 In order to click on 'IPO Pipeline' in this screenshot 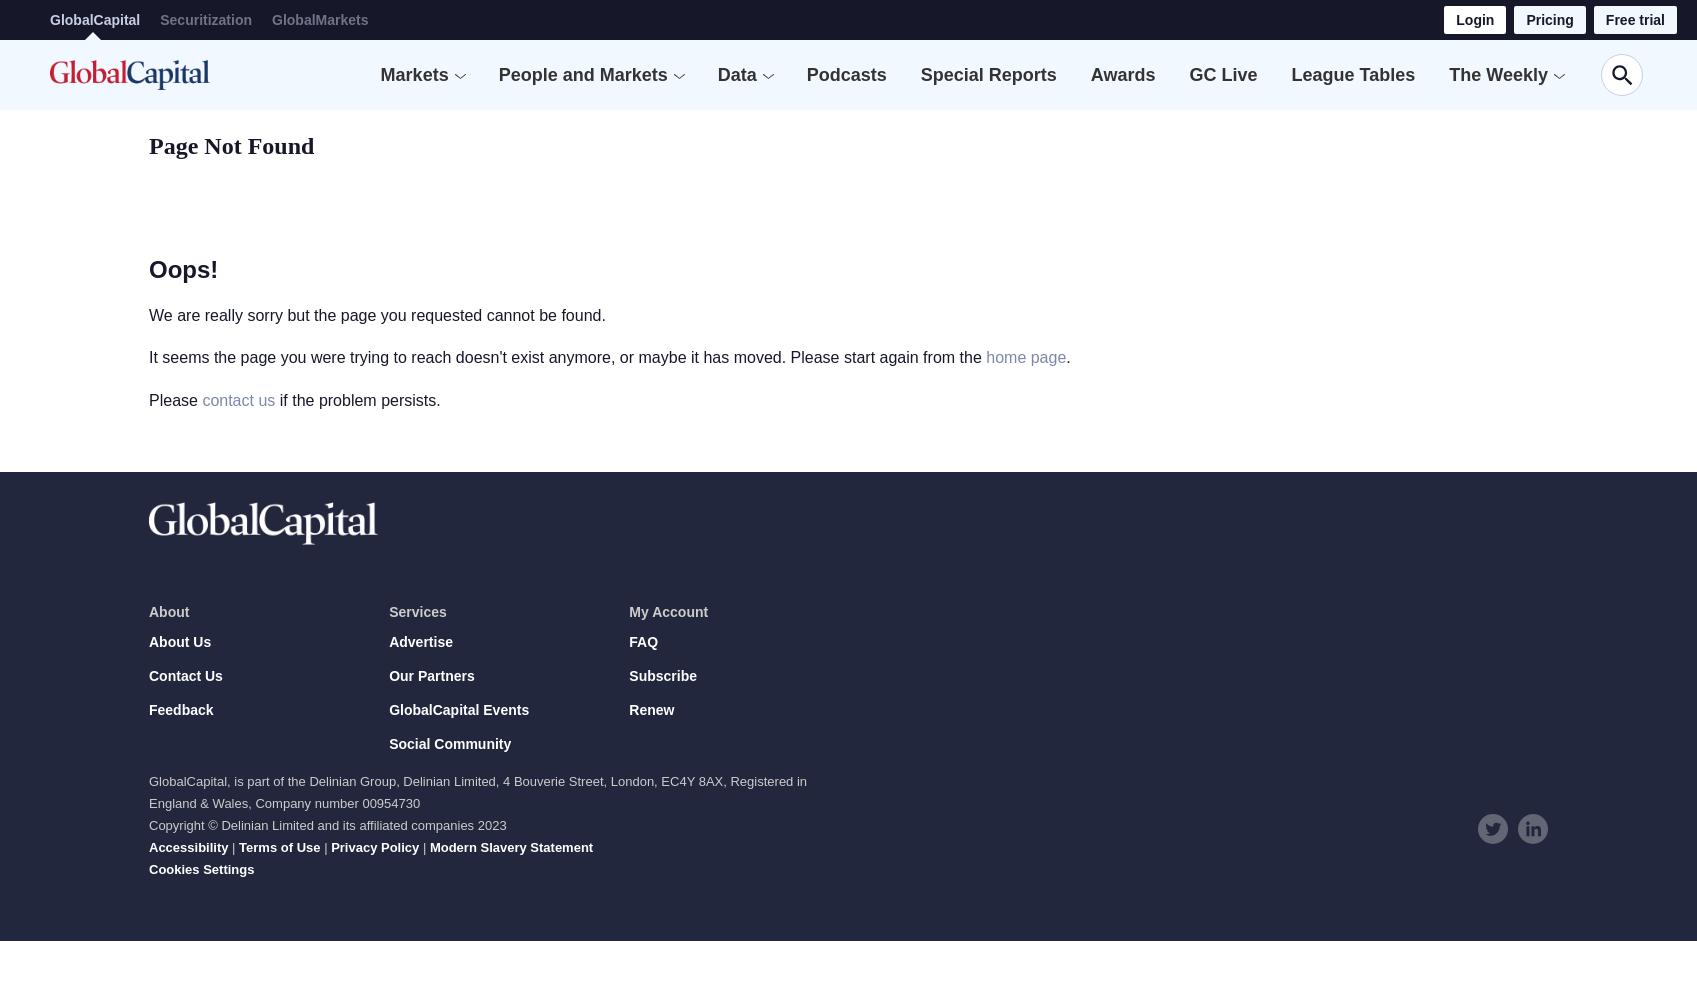, I will do `click(800, 139)`.